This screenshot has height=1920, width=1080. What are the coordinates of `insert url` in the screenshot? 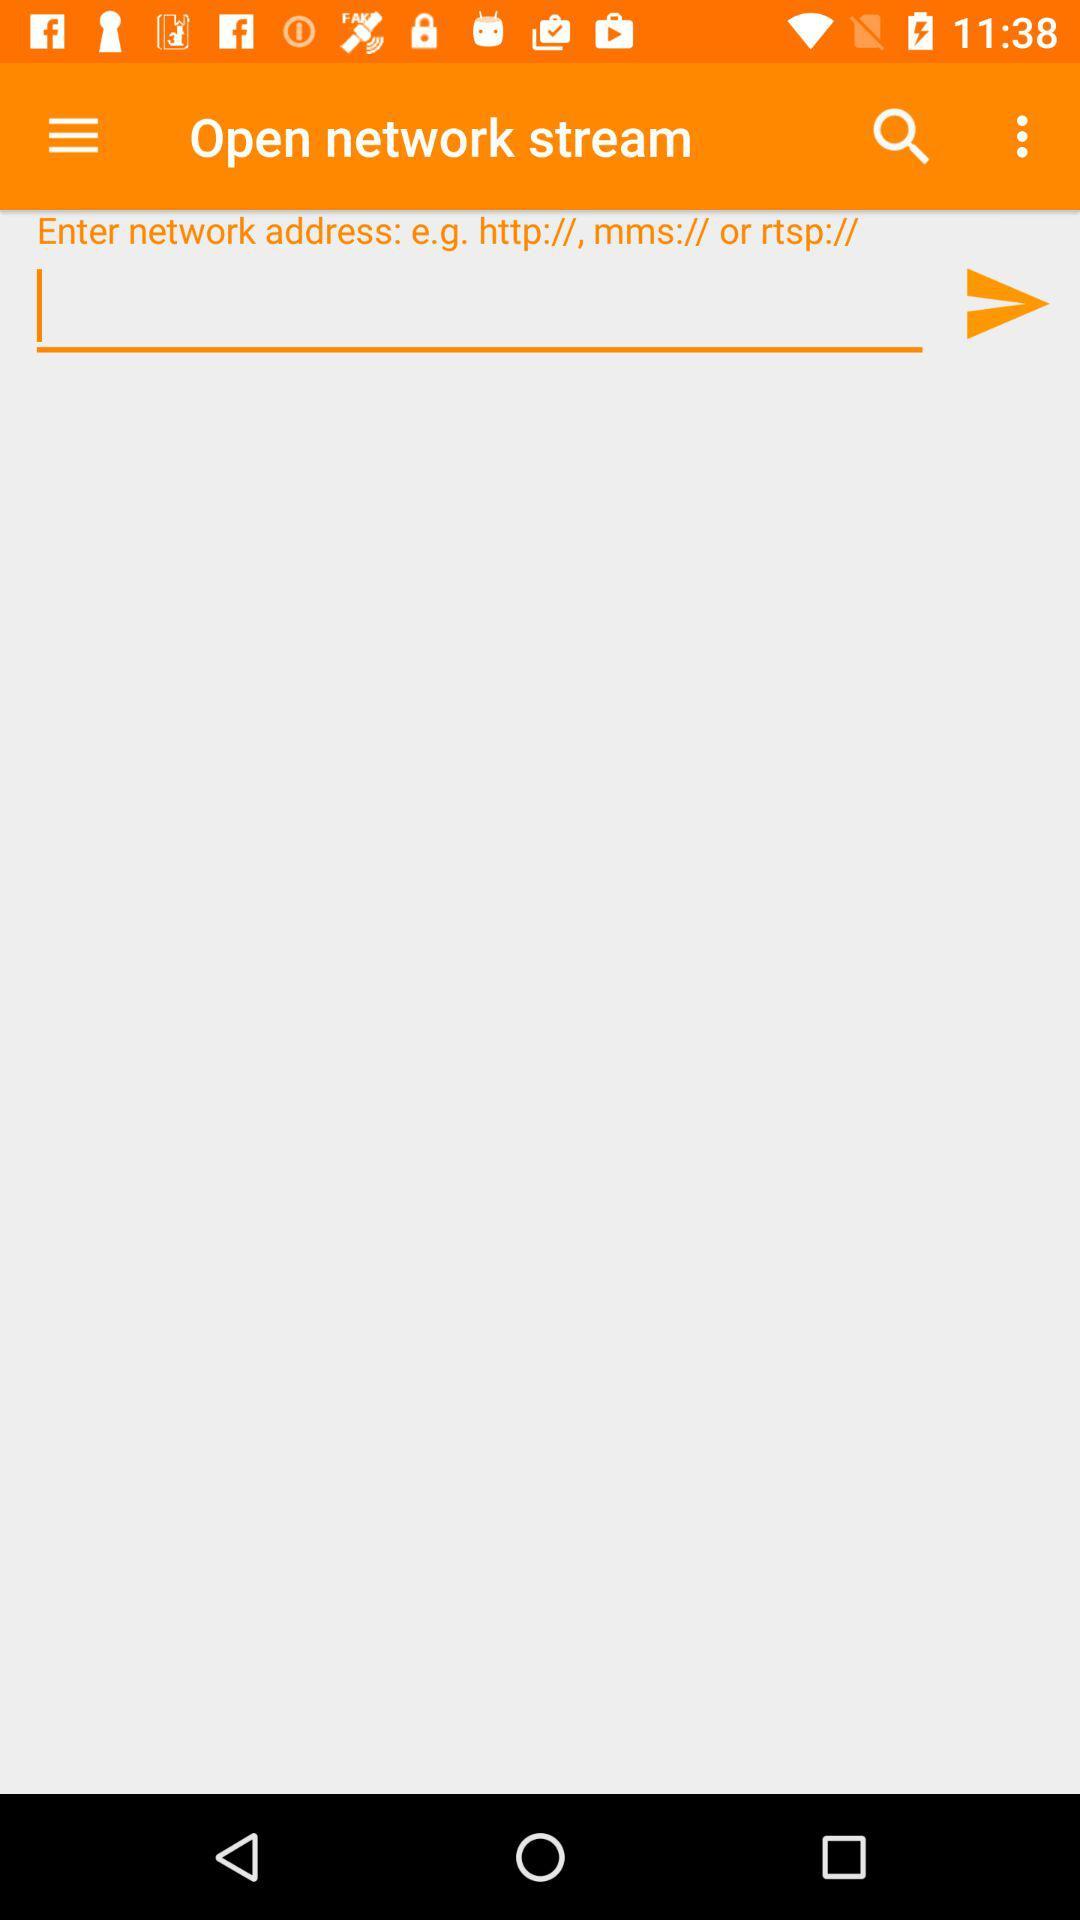 It's located at (479, 305).